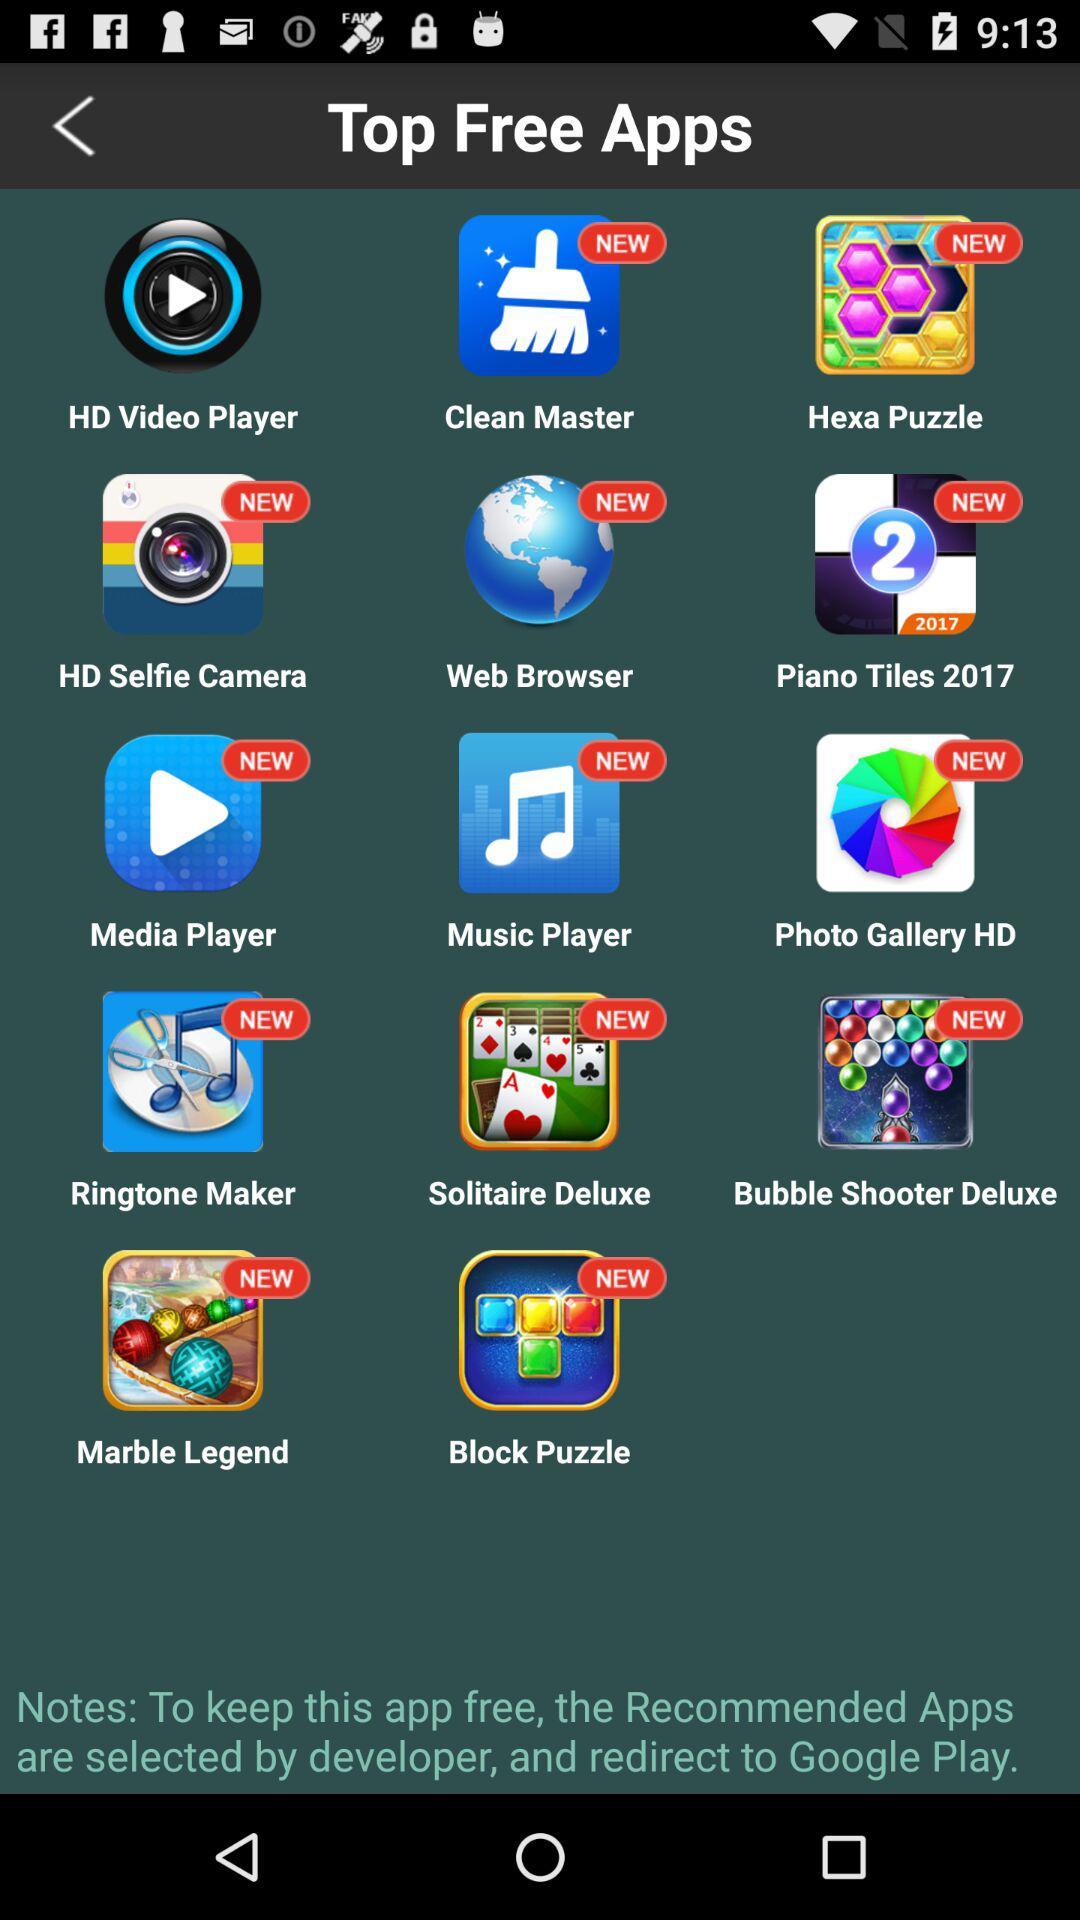 Image resolution: width=1080 pixels, height=1920 pixels. Describe the element at coordinates (538, 1330) in the screenshot. I see `the fifth row of second image` at that location.